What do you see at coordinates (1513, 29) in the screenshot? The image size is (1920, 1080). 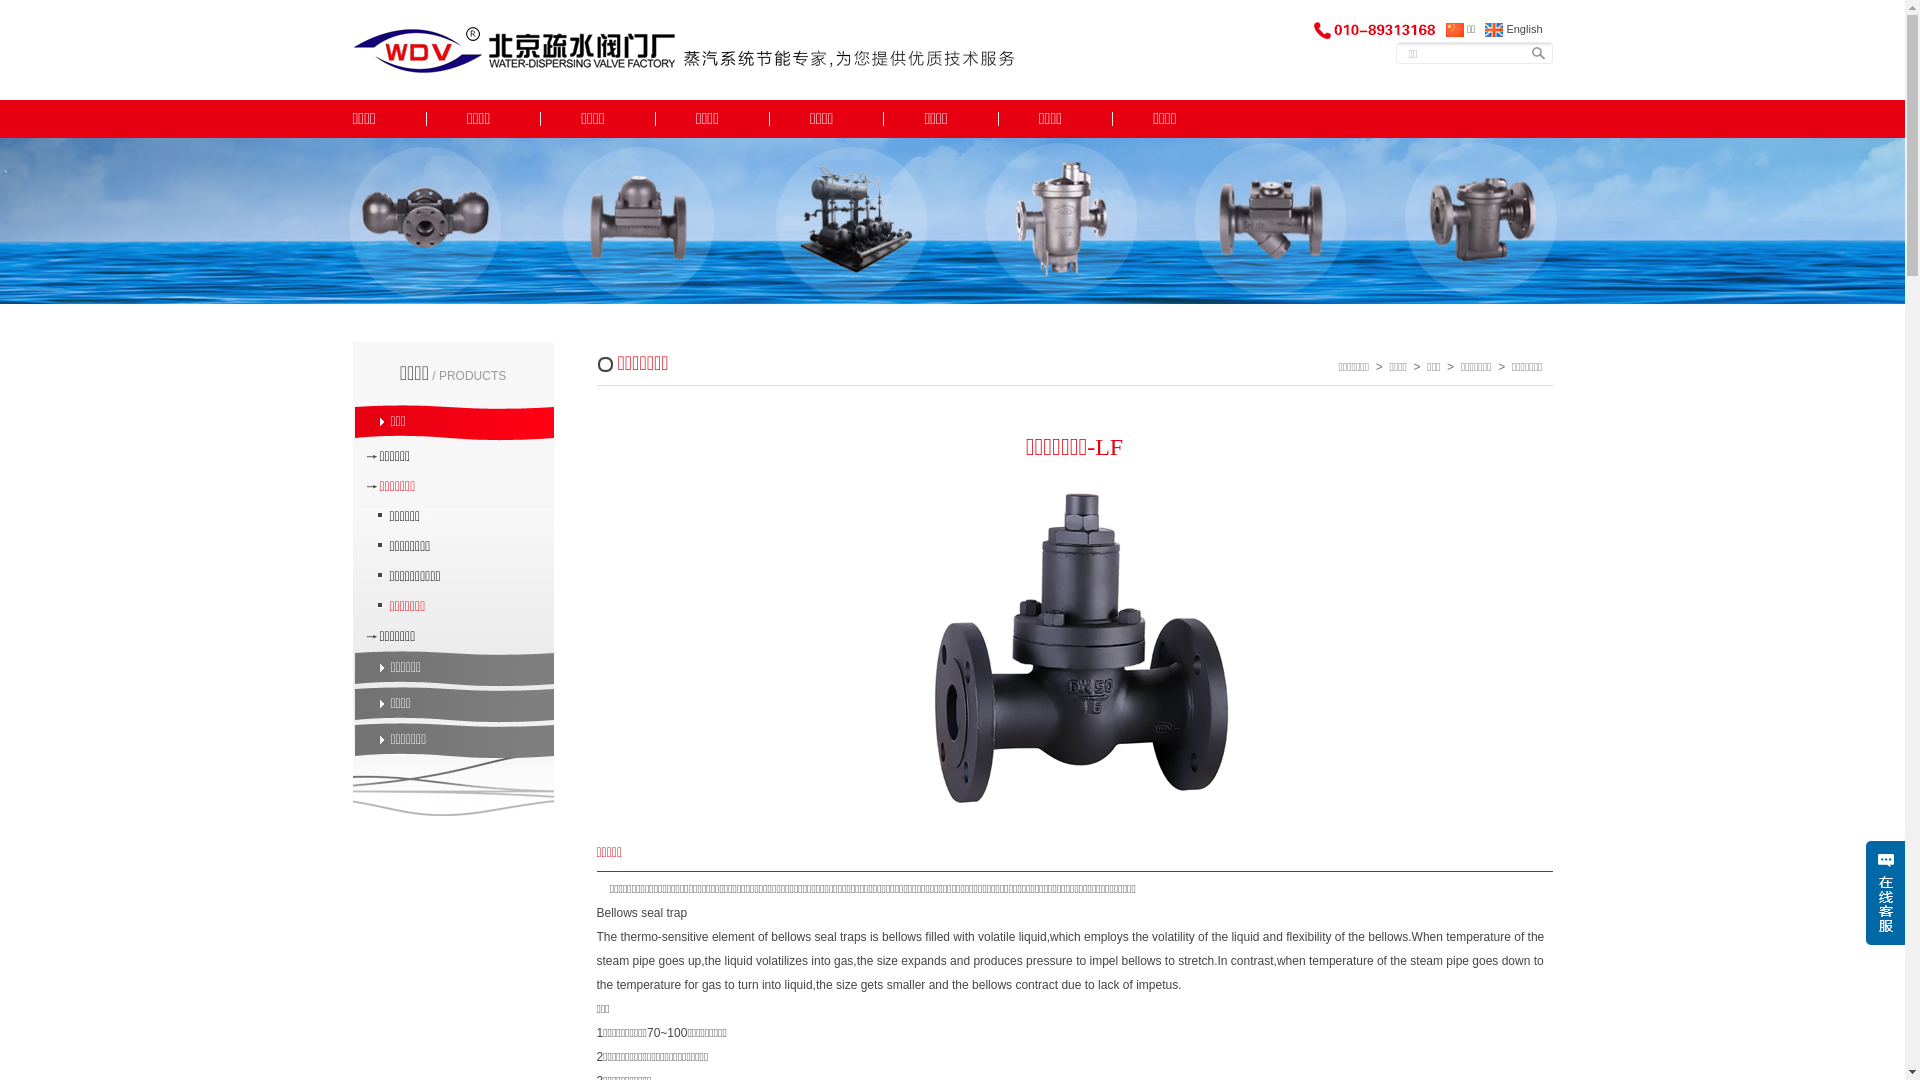 I see `'English'` at bounding box center [1513, 29].